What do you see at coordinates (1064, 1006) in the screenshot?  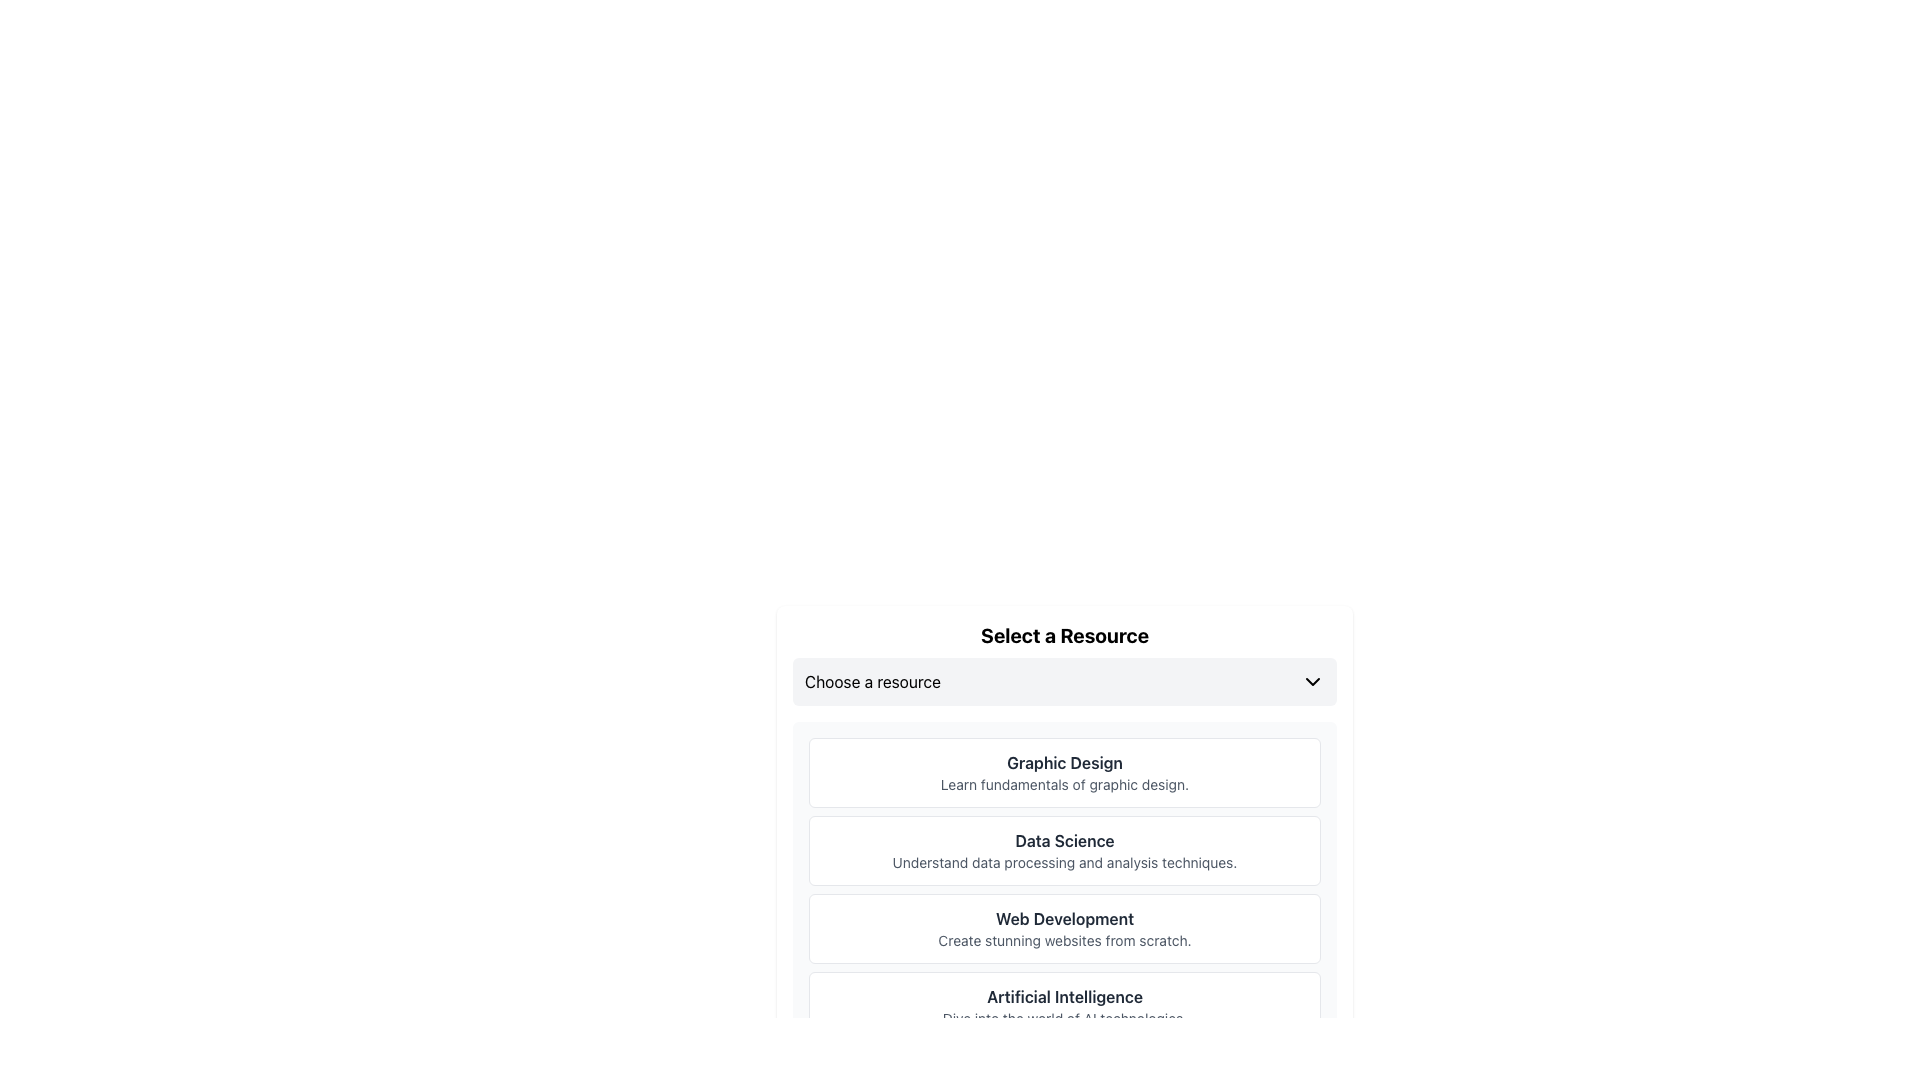 I see `the fourth card in the vertical list titled 'Select a Resource', which represents a selectable resource option for Artificial Intelligence` at bounding box center [1064, 1006].